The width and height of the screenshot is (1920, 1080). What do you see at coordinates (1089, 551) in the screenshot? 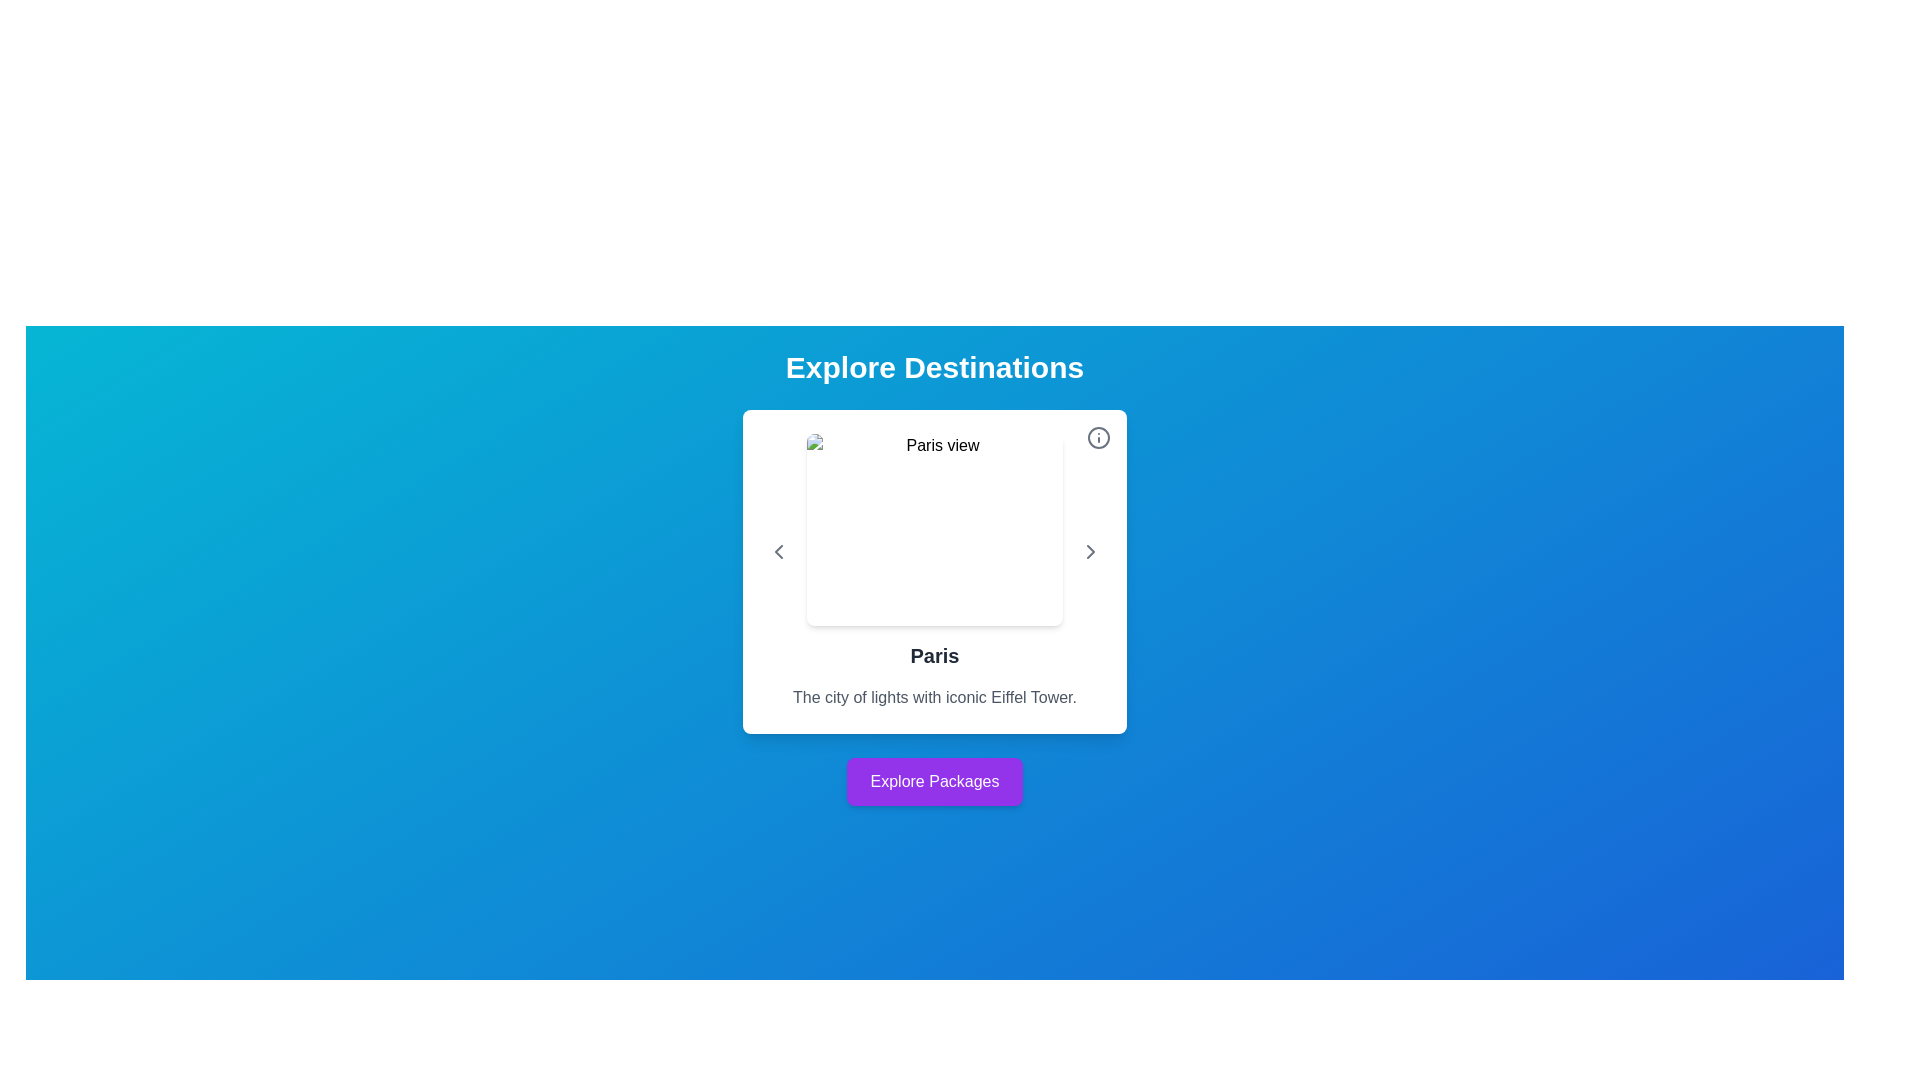
I see `the right-chevron icon, which is a minimalistic gray navigational button located at the far right of the horizontal component set` at bounding box center [1089, 551].